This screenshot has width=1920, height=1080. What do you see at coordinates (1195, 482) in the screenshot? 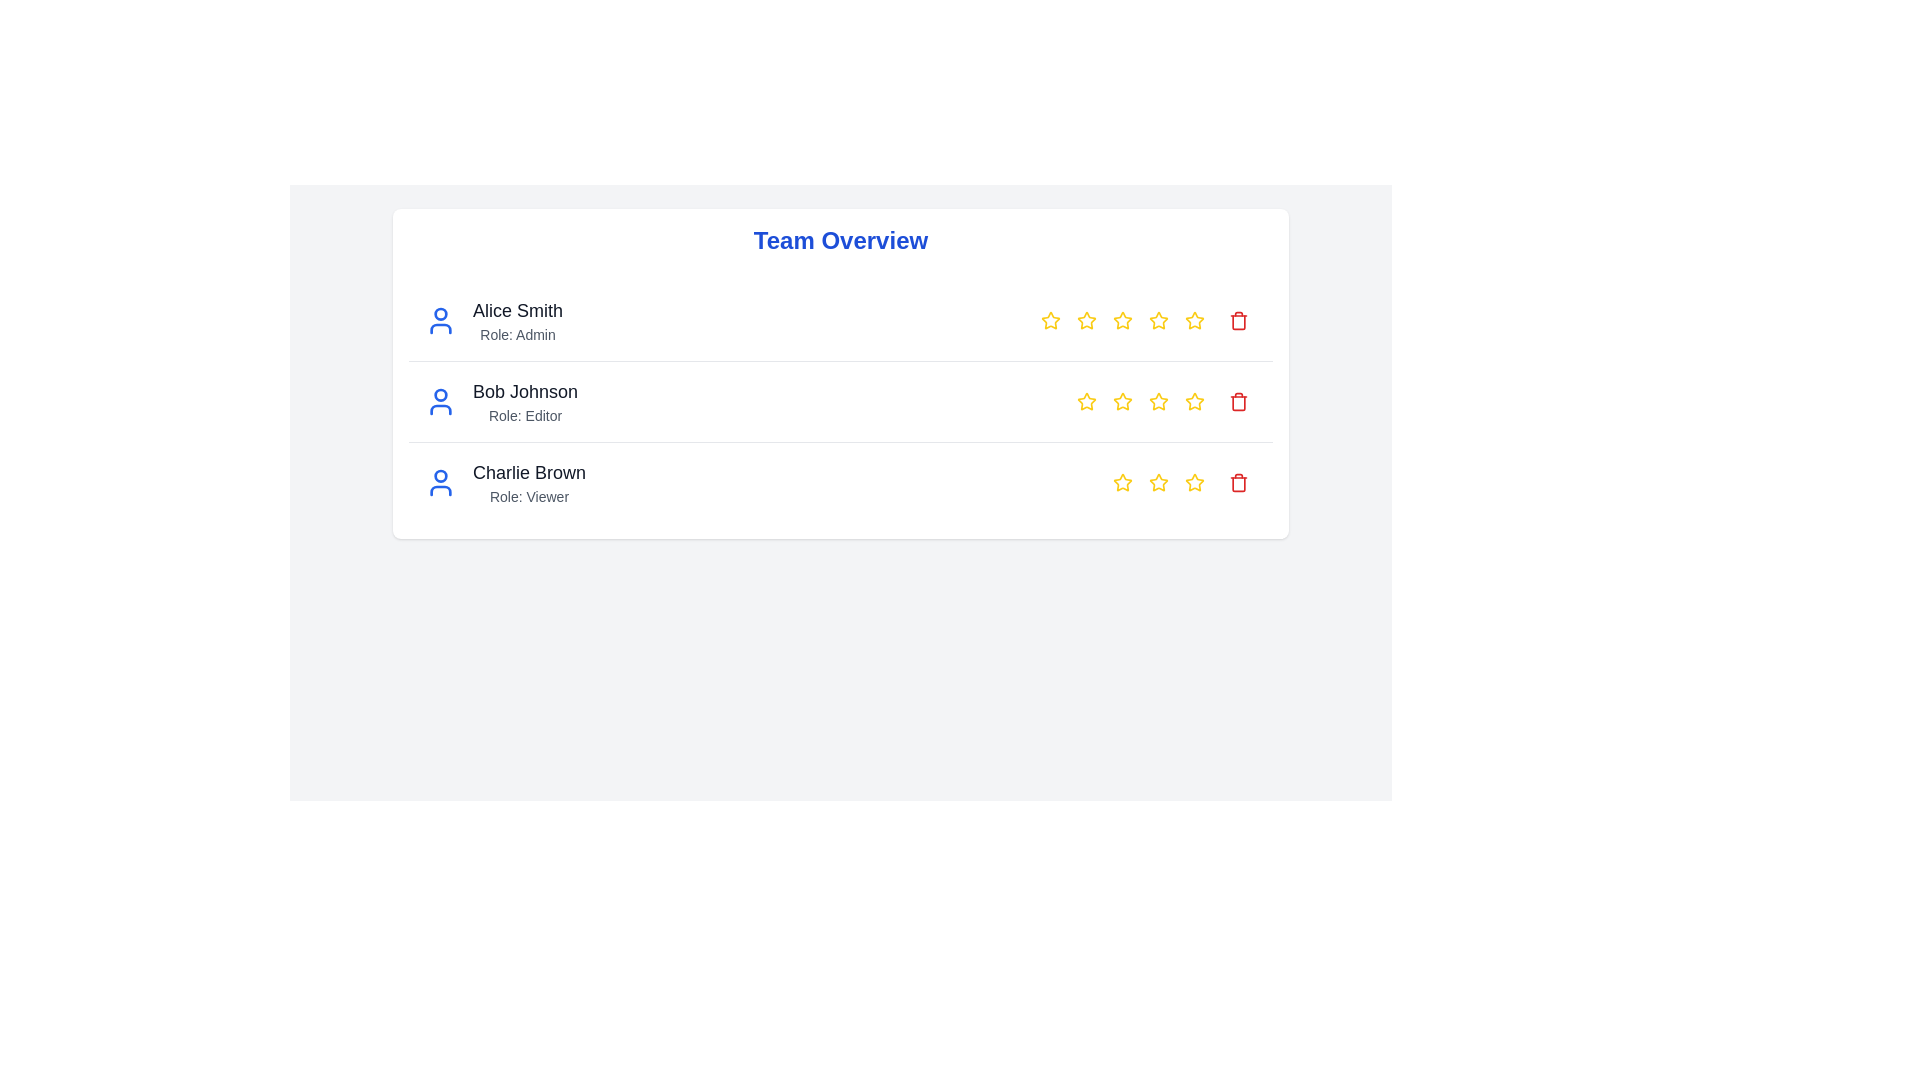
I see `the yellow star icon representing the 5th star in the rating system for Charlie Brown's profile` at bounding box center [1195, 482].